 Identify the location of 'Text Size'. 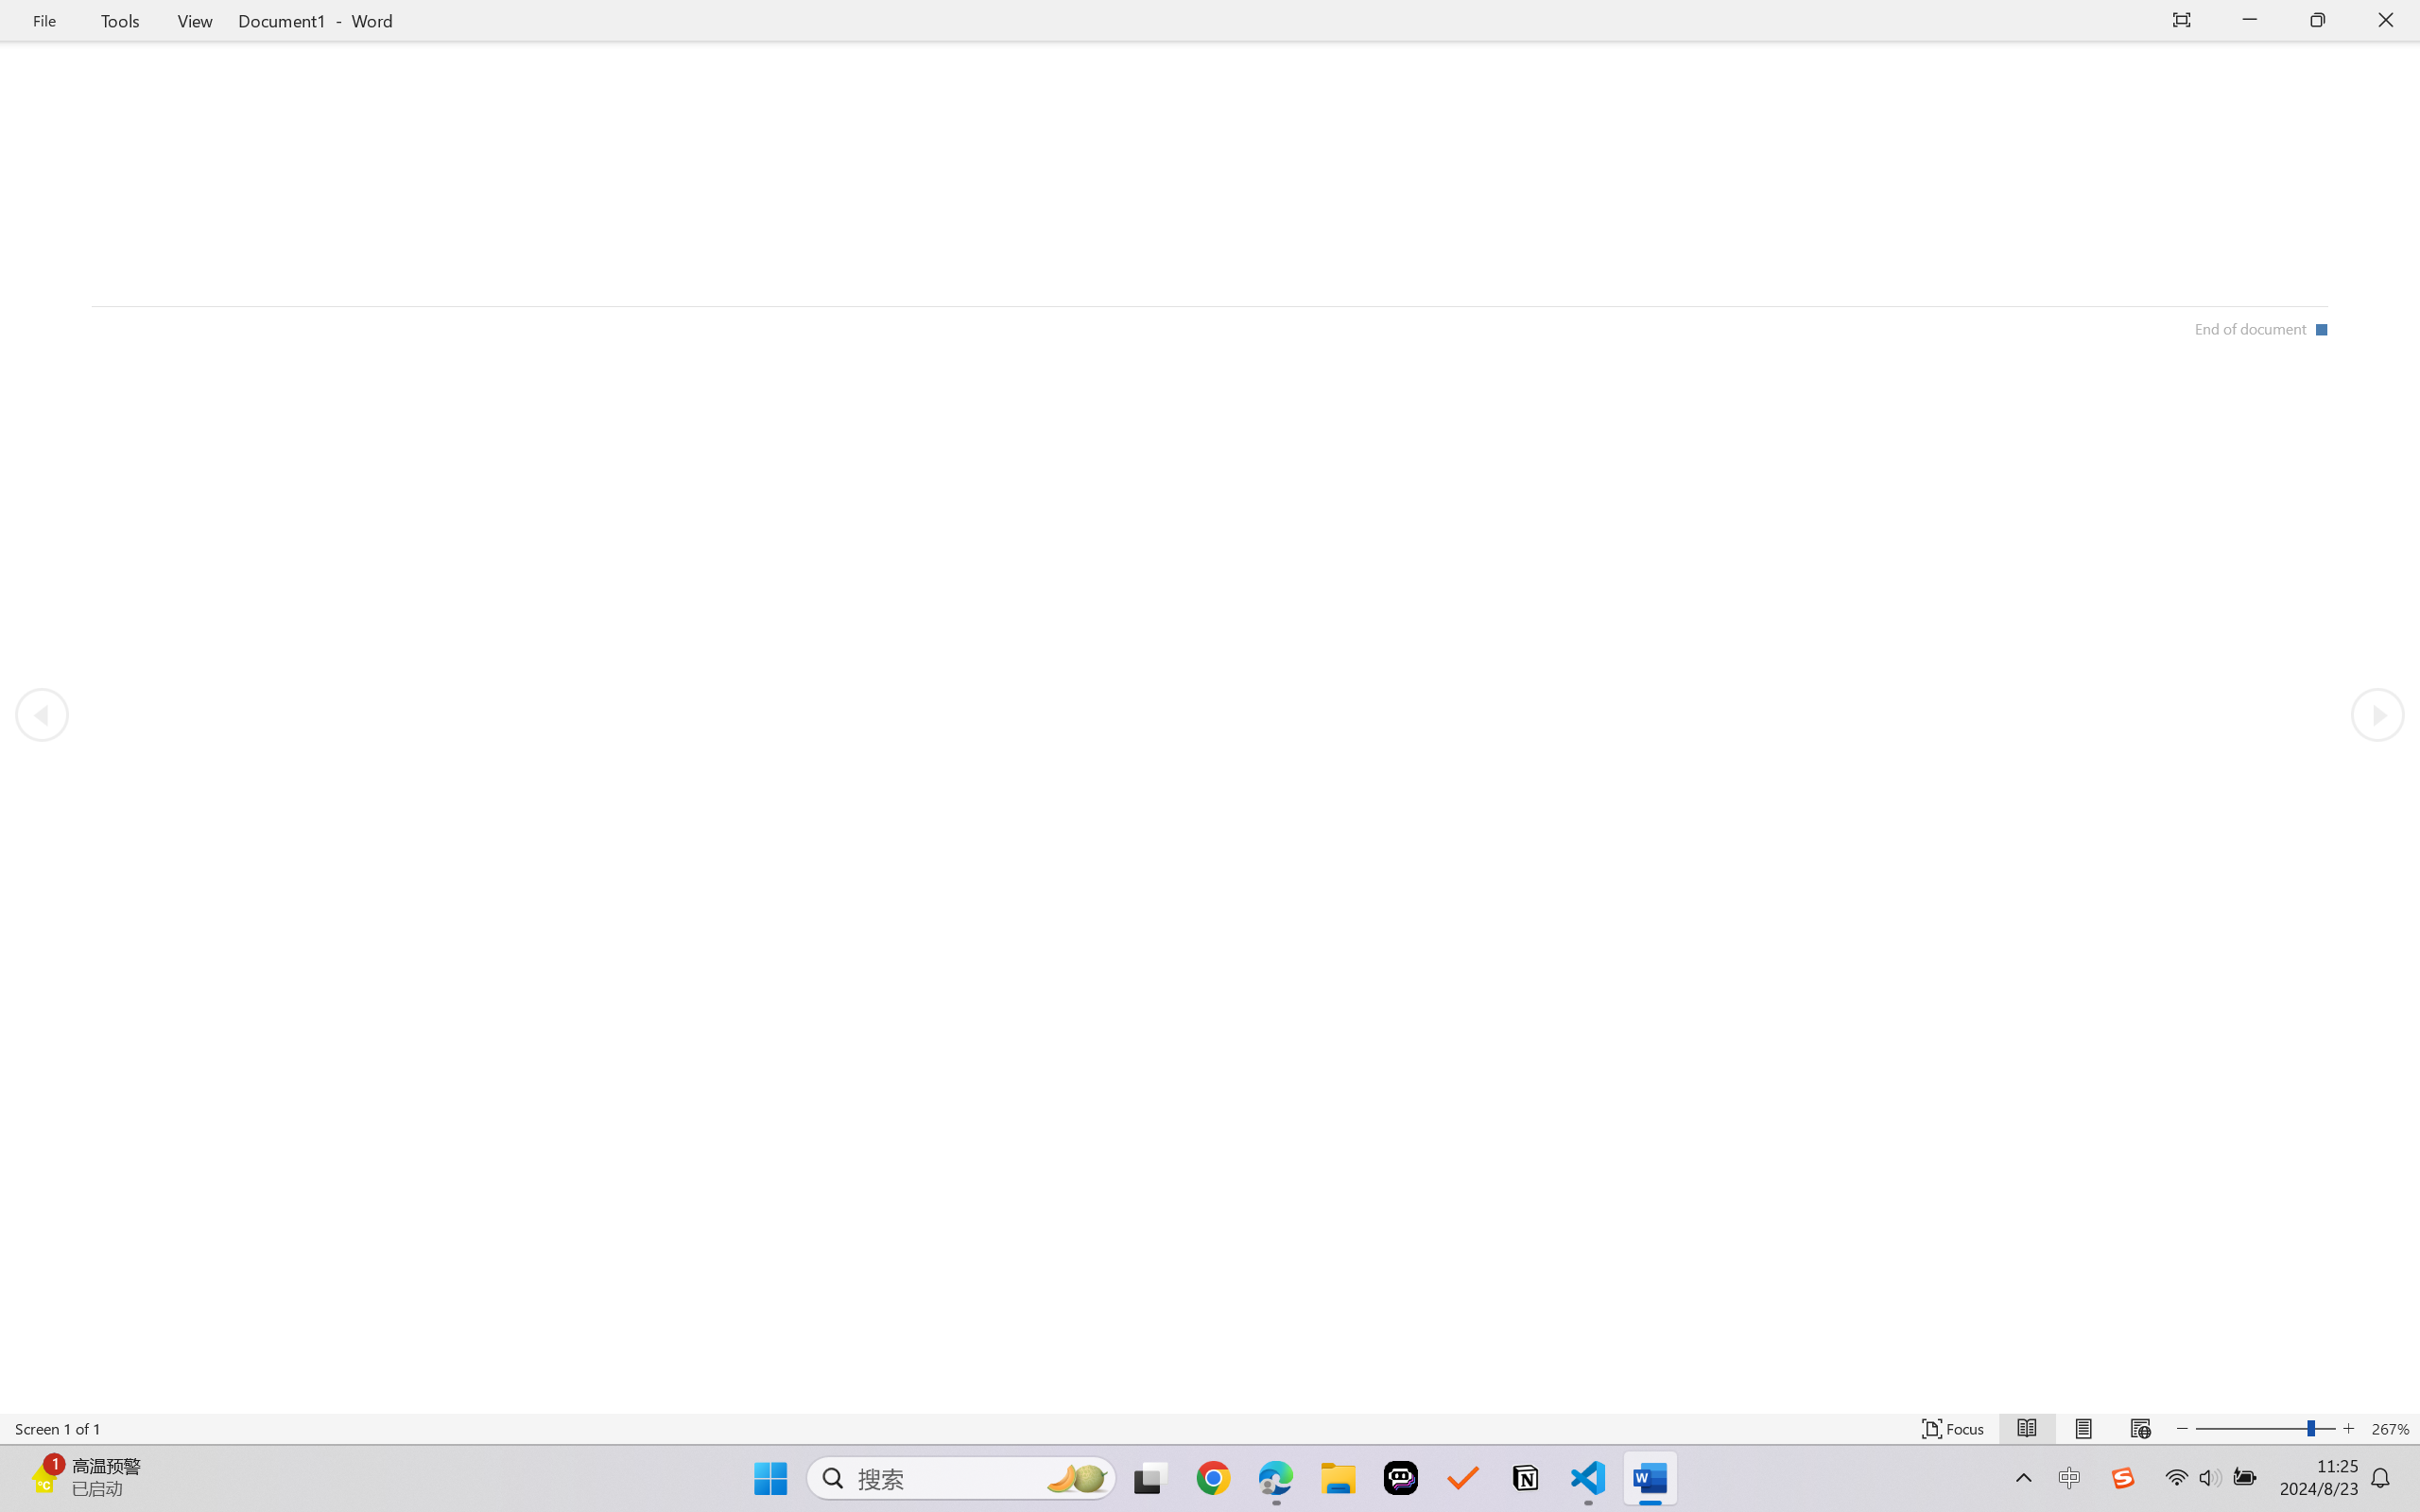
(2266, 1428).